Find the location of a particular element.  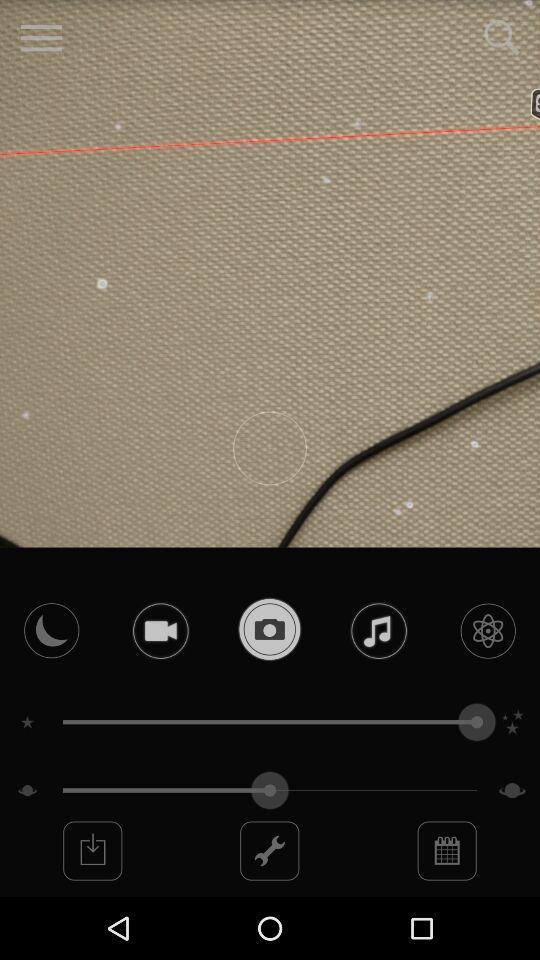

the call icon is located at coordinates (51, 675).